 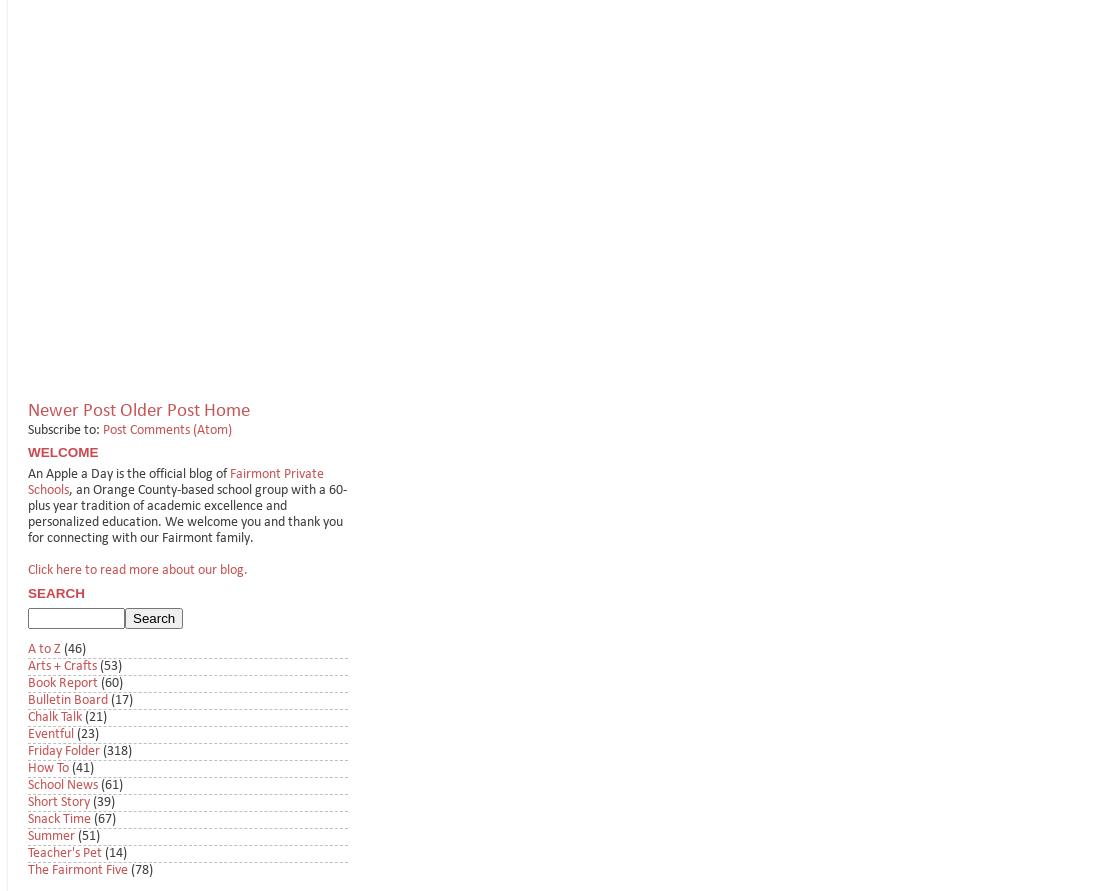 I want to click on '(61)', so click(x=111, y=785).